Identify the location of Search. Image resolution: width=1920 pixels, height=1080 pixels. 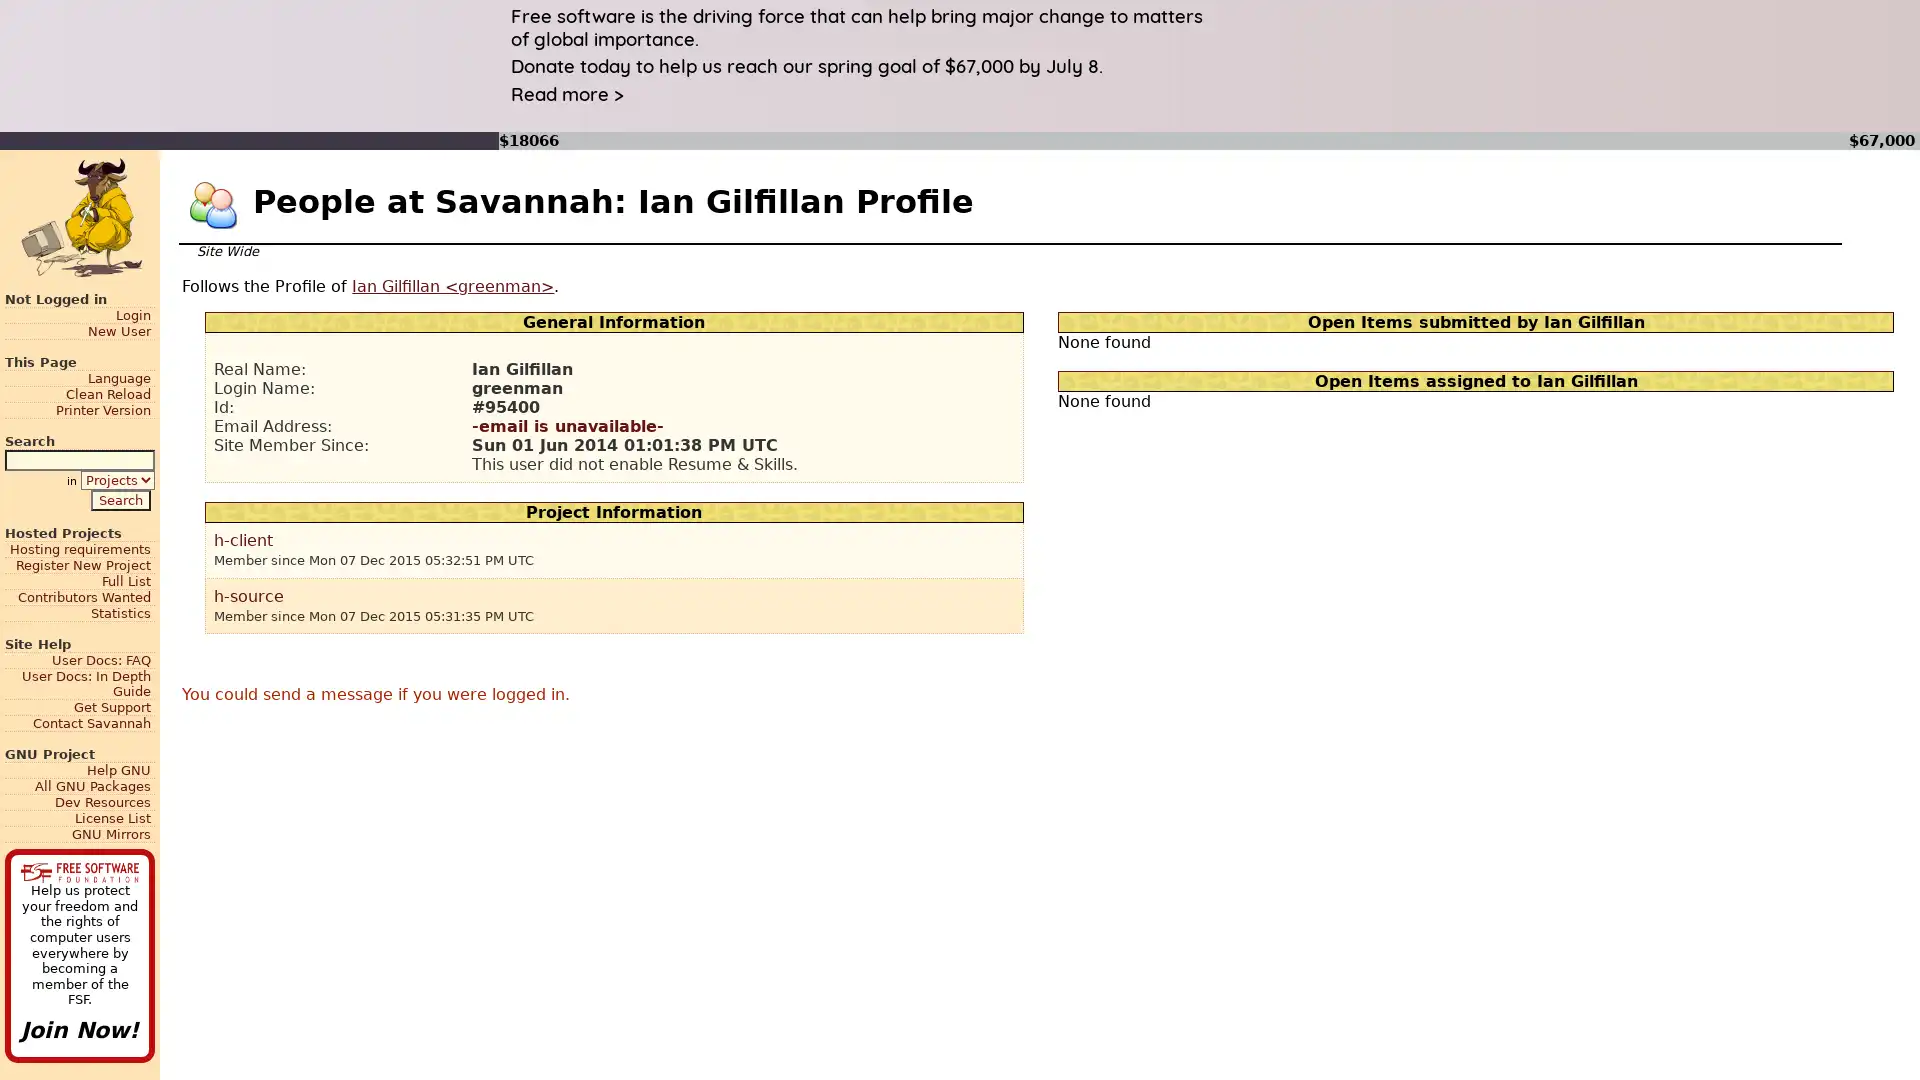
(119, 498).